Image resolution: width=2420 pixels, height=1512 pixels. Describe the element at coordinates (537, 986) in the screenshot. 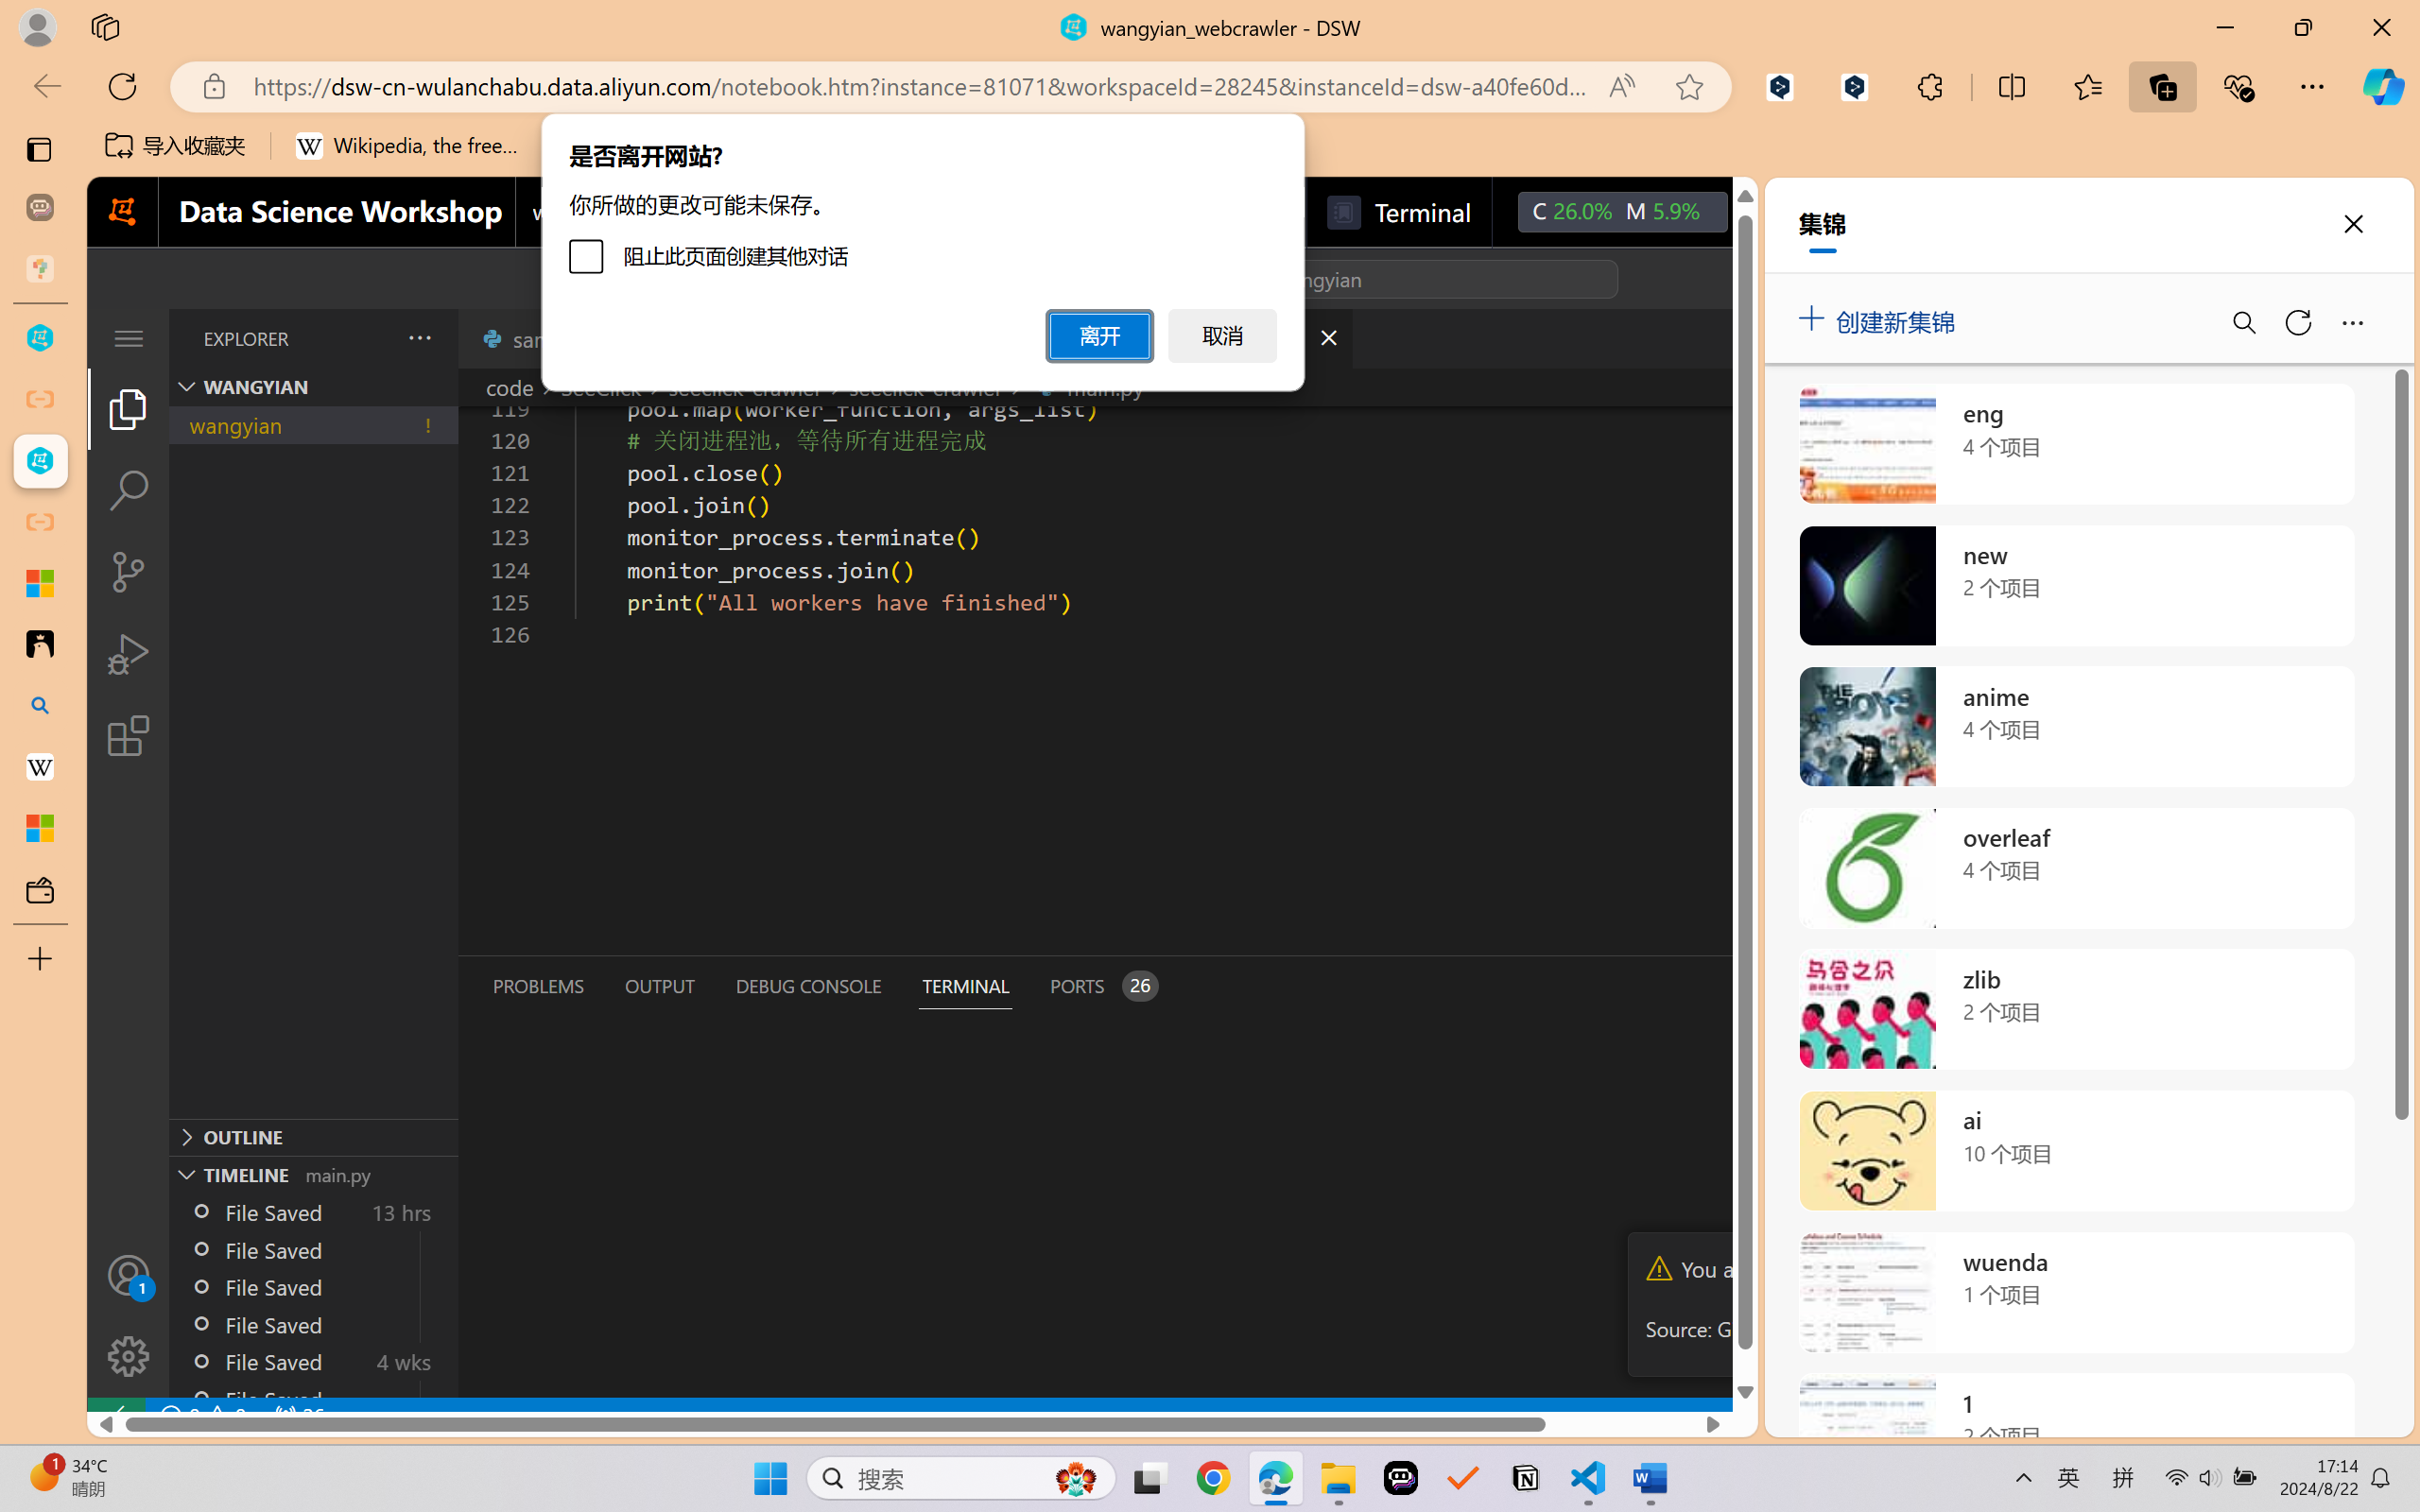

I see `'Problems (Ctrl+Shift+M)'` at that location.